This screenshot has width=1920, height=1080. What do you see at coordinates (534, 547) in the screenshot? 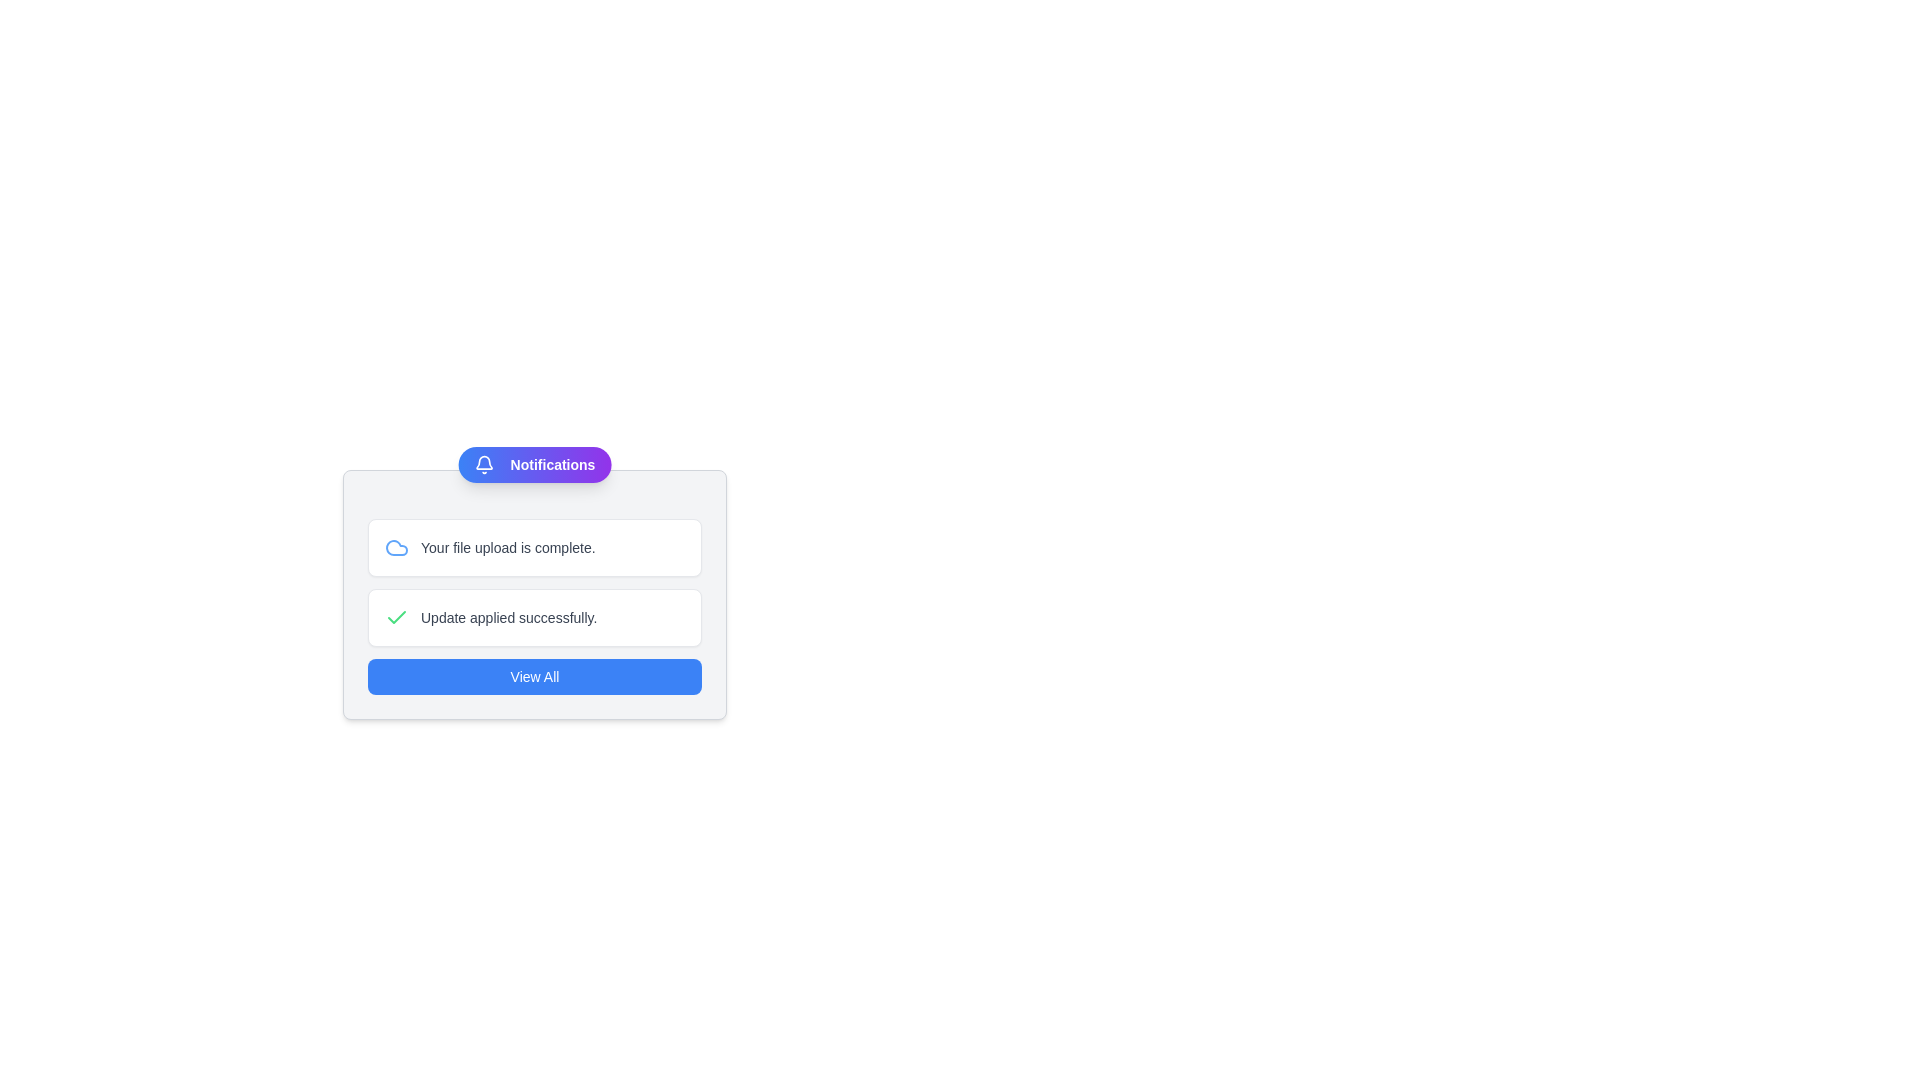
I see `the Notification Card which informs the user that the file upload process has been completed successfully, located in the central modal window` at bounding box center [534, 547].